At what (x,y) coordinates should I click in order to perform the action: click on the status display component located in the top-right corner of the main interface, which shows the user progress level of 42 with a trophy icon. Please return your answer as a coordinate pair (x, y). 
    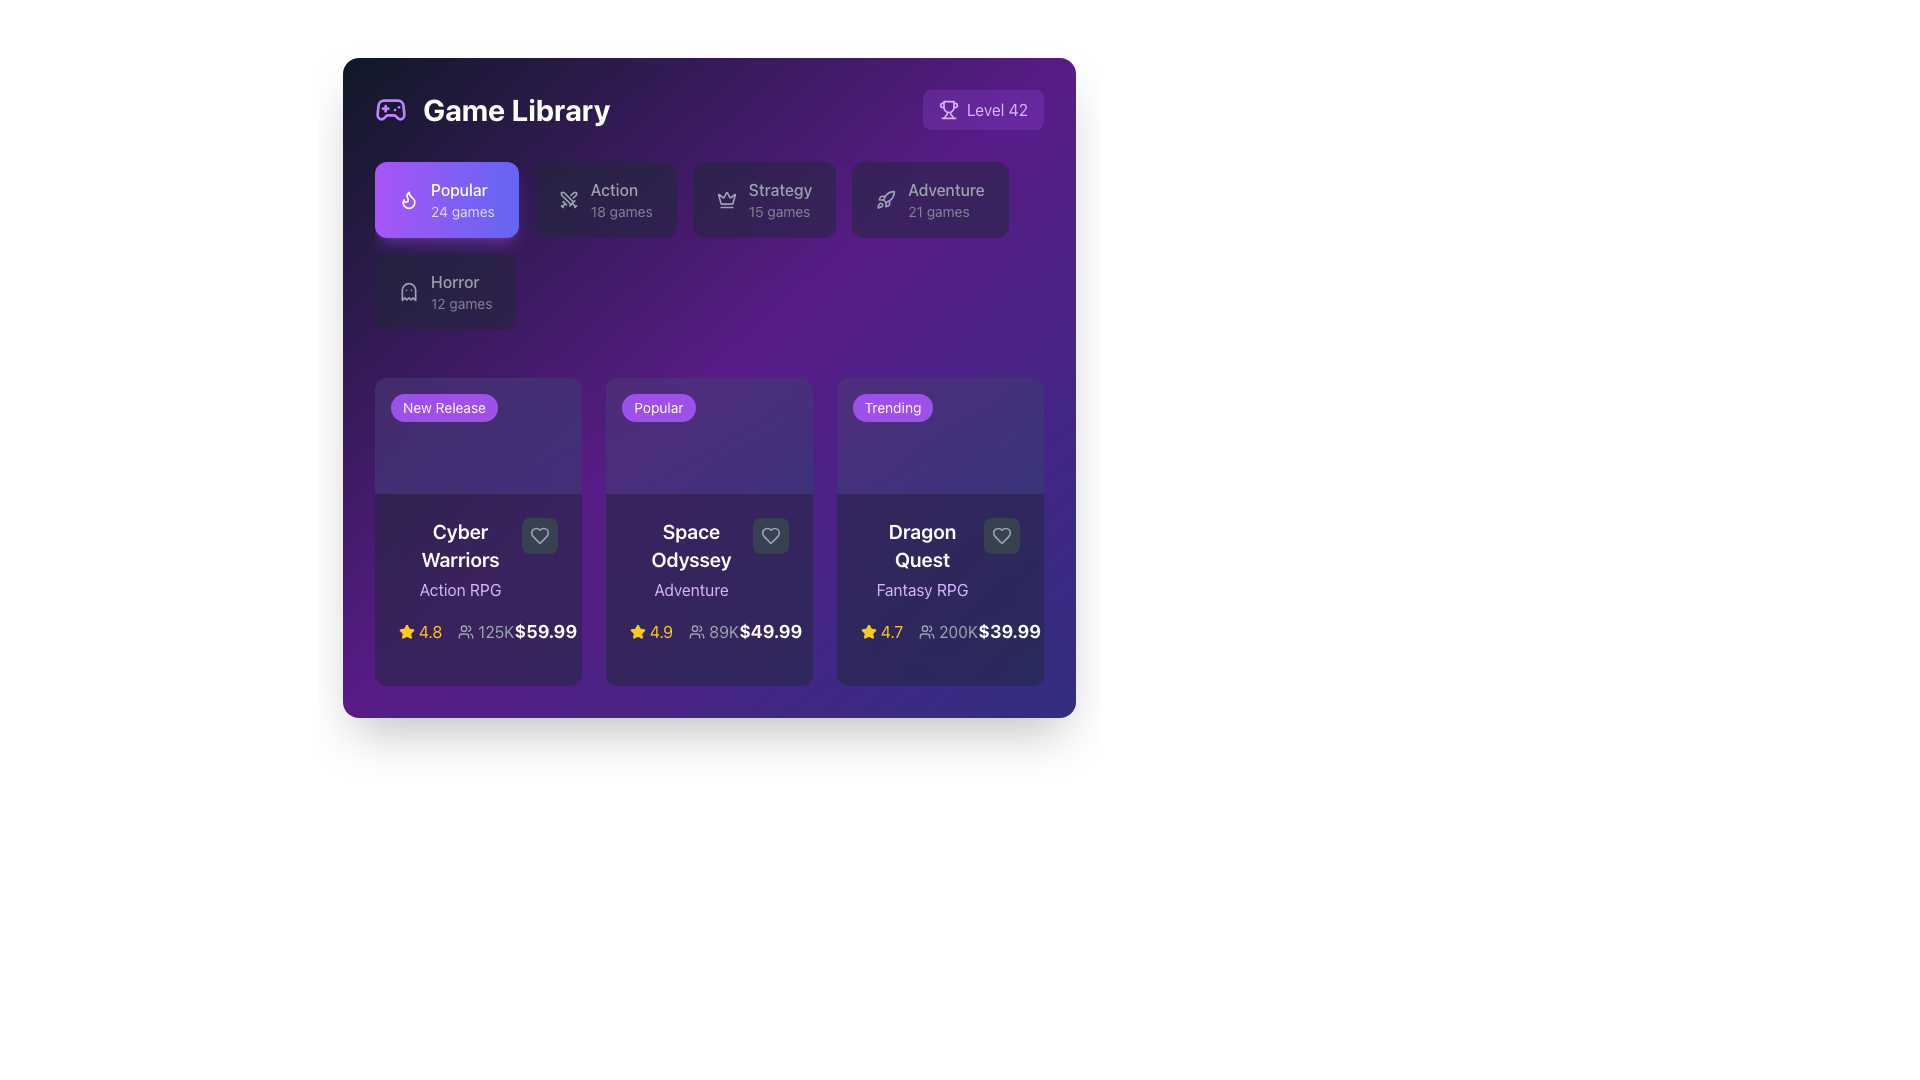
    Looking at the image, I should click on (983, 110).